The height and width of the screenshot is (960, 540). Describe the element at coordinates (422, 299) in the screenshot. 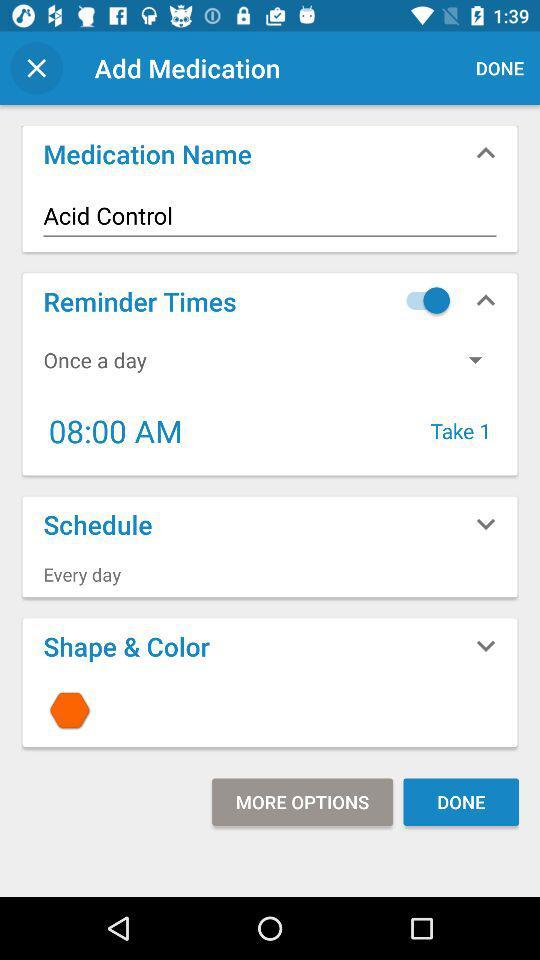

I see `item below acid control` at that location.